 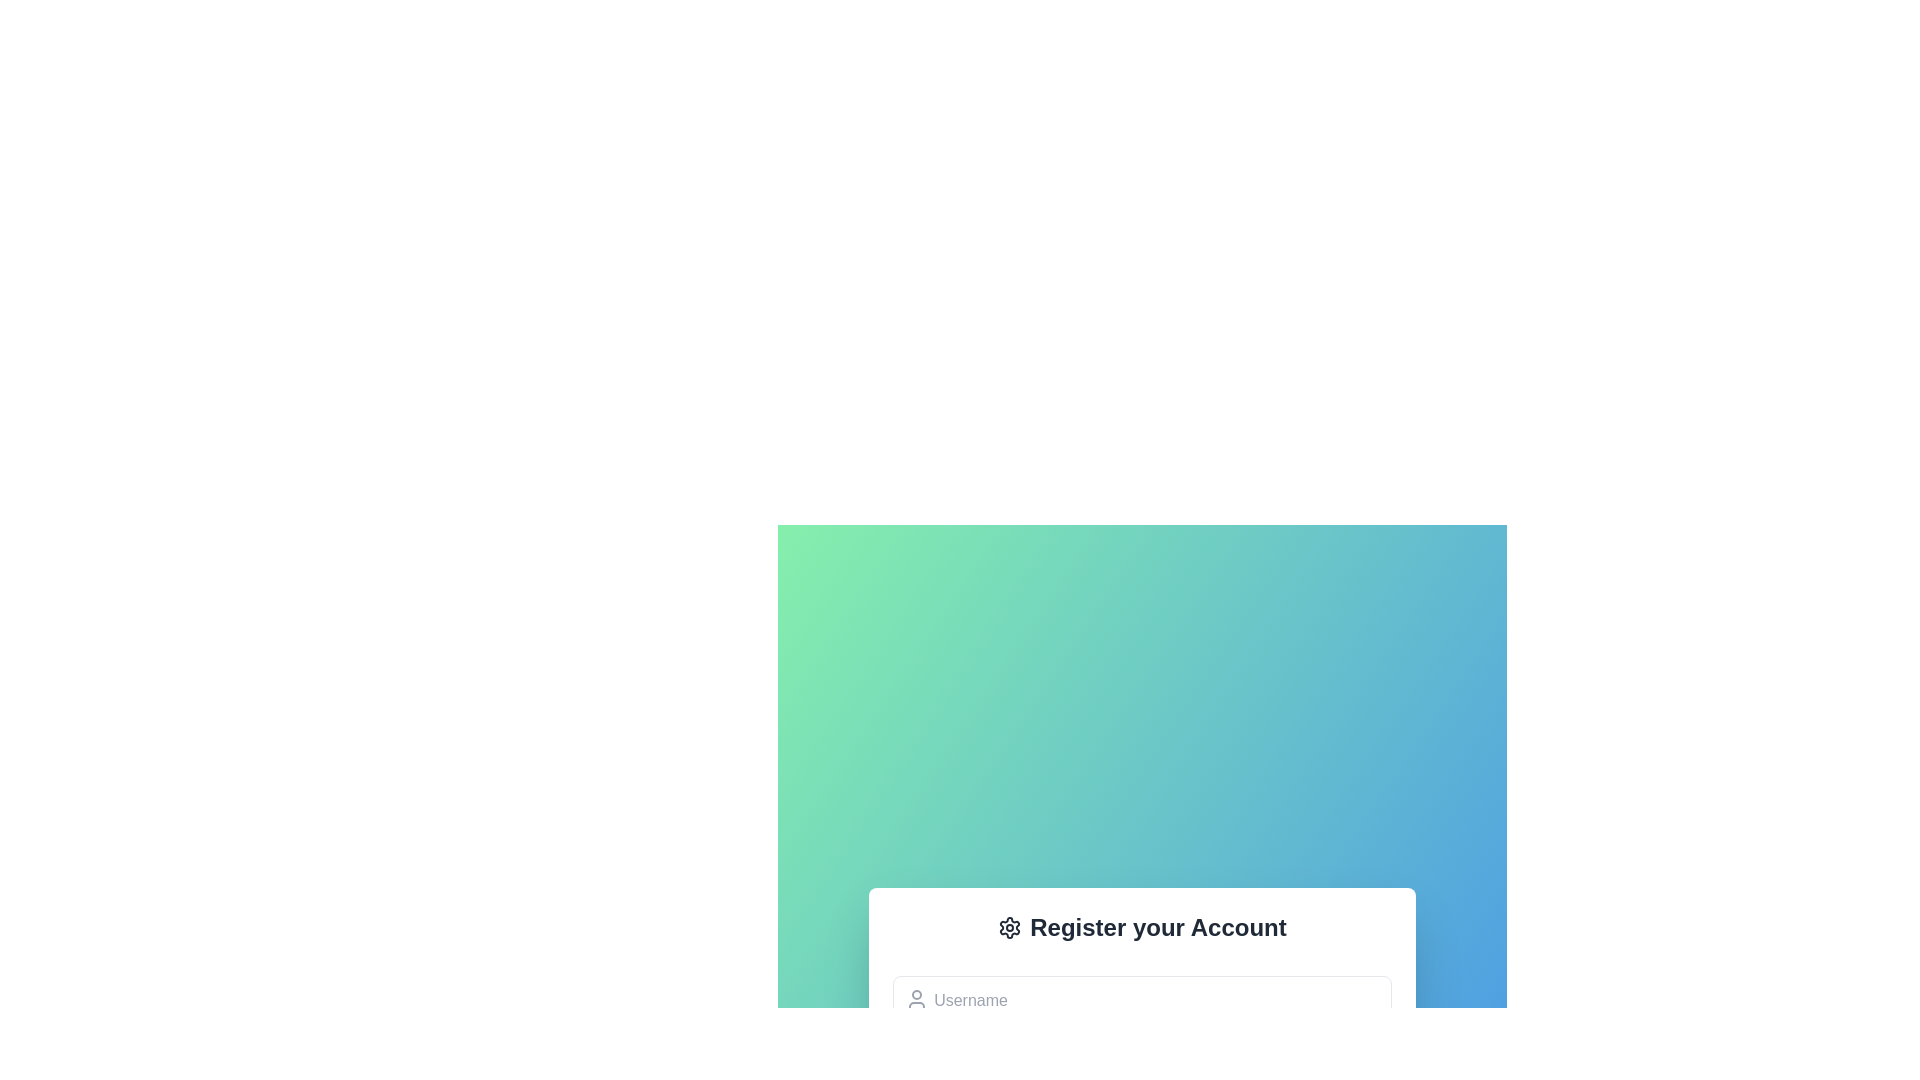 I want to click on the gear icon located to the left of the text 'Register your Account', so click(x=1010, y=928).